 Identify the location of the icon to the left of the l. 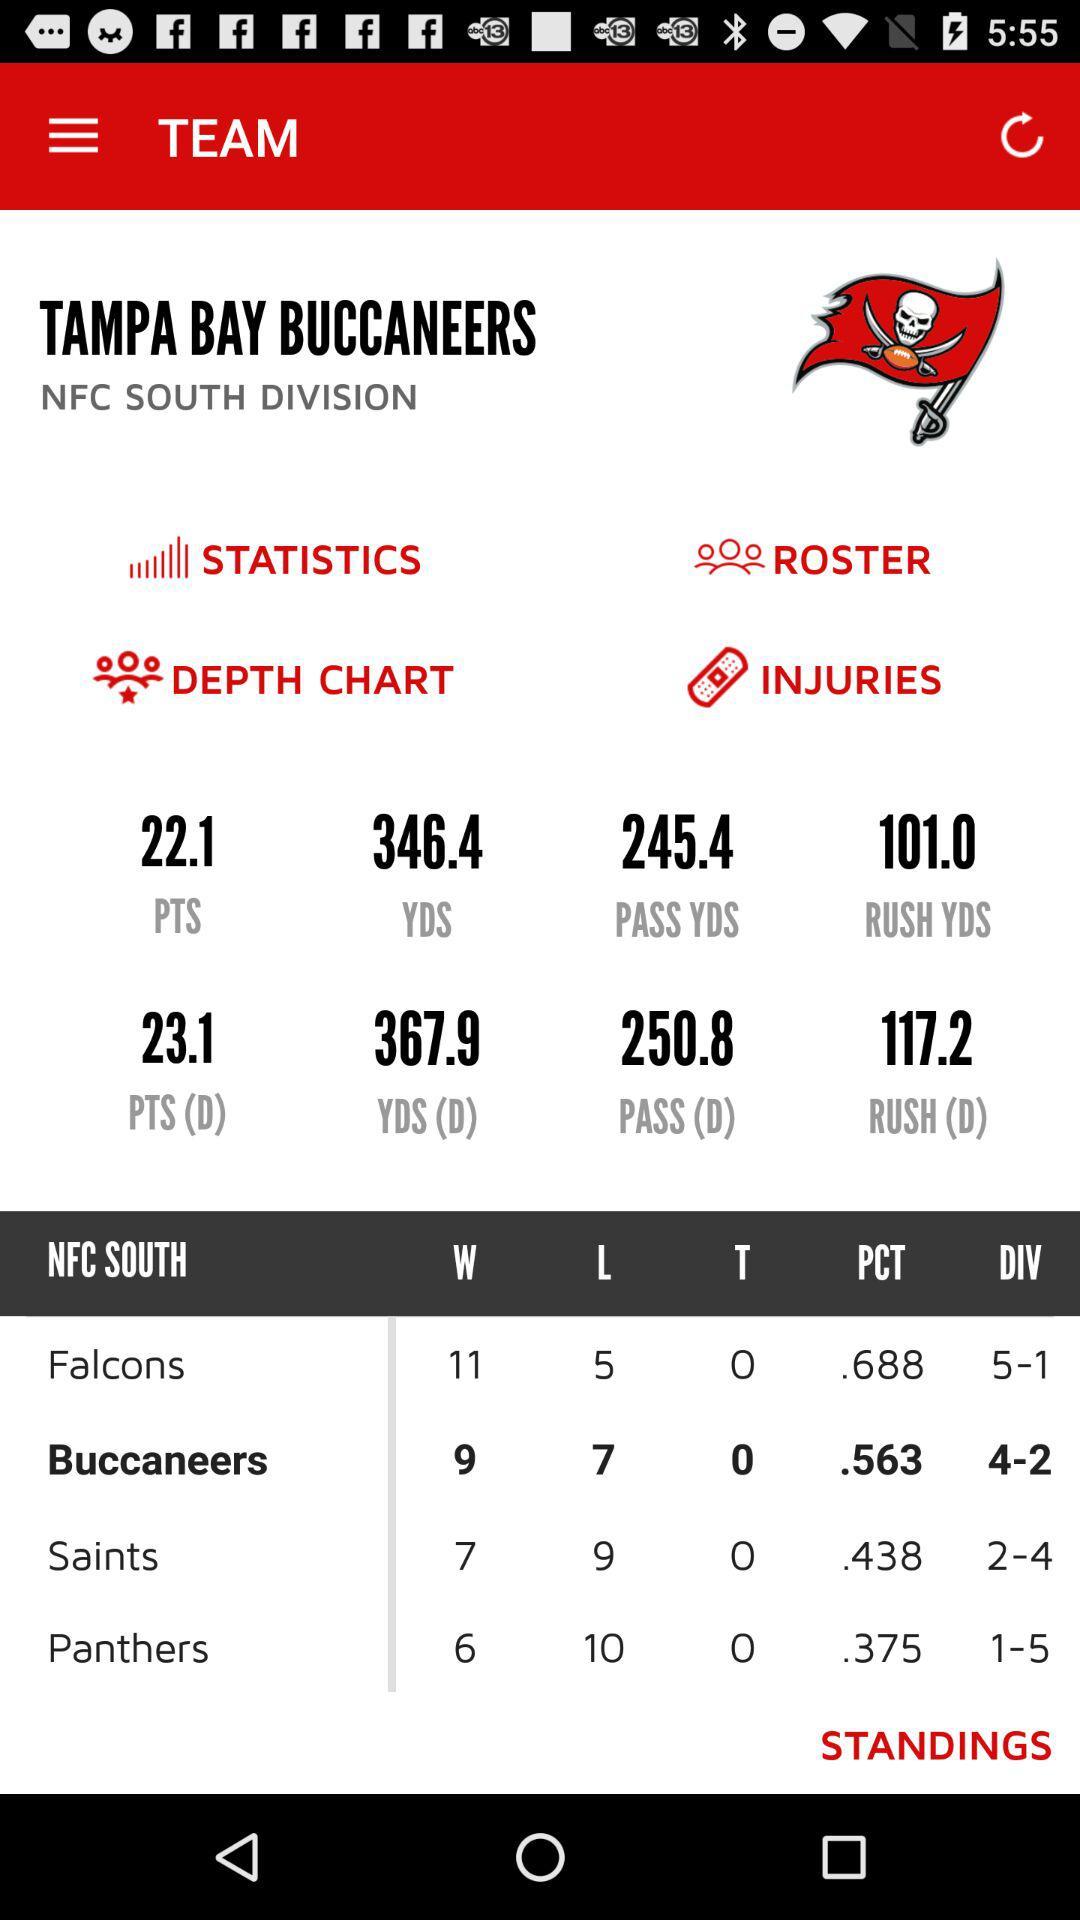
(465, 1262).